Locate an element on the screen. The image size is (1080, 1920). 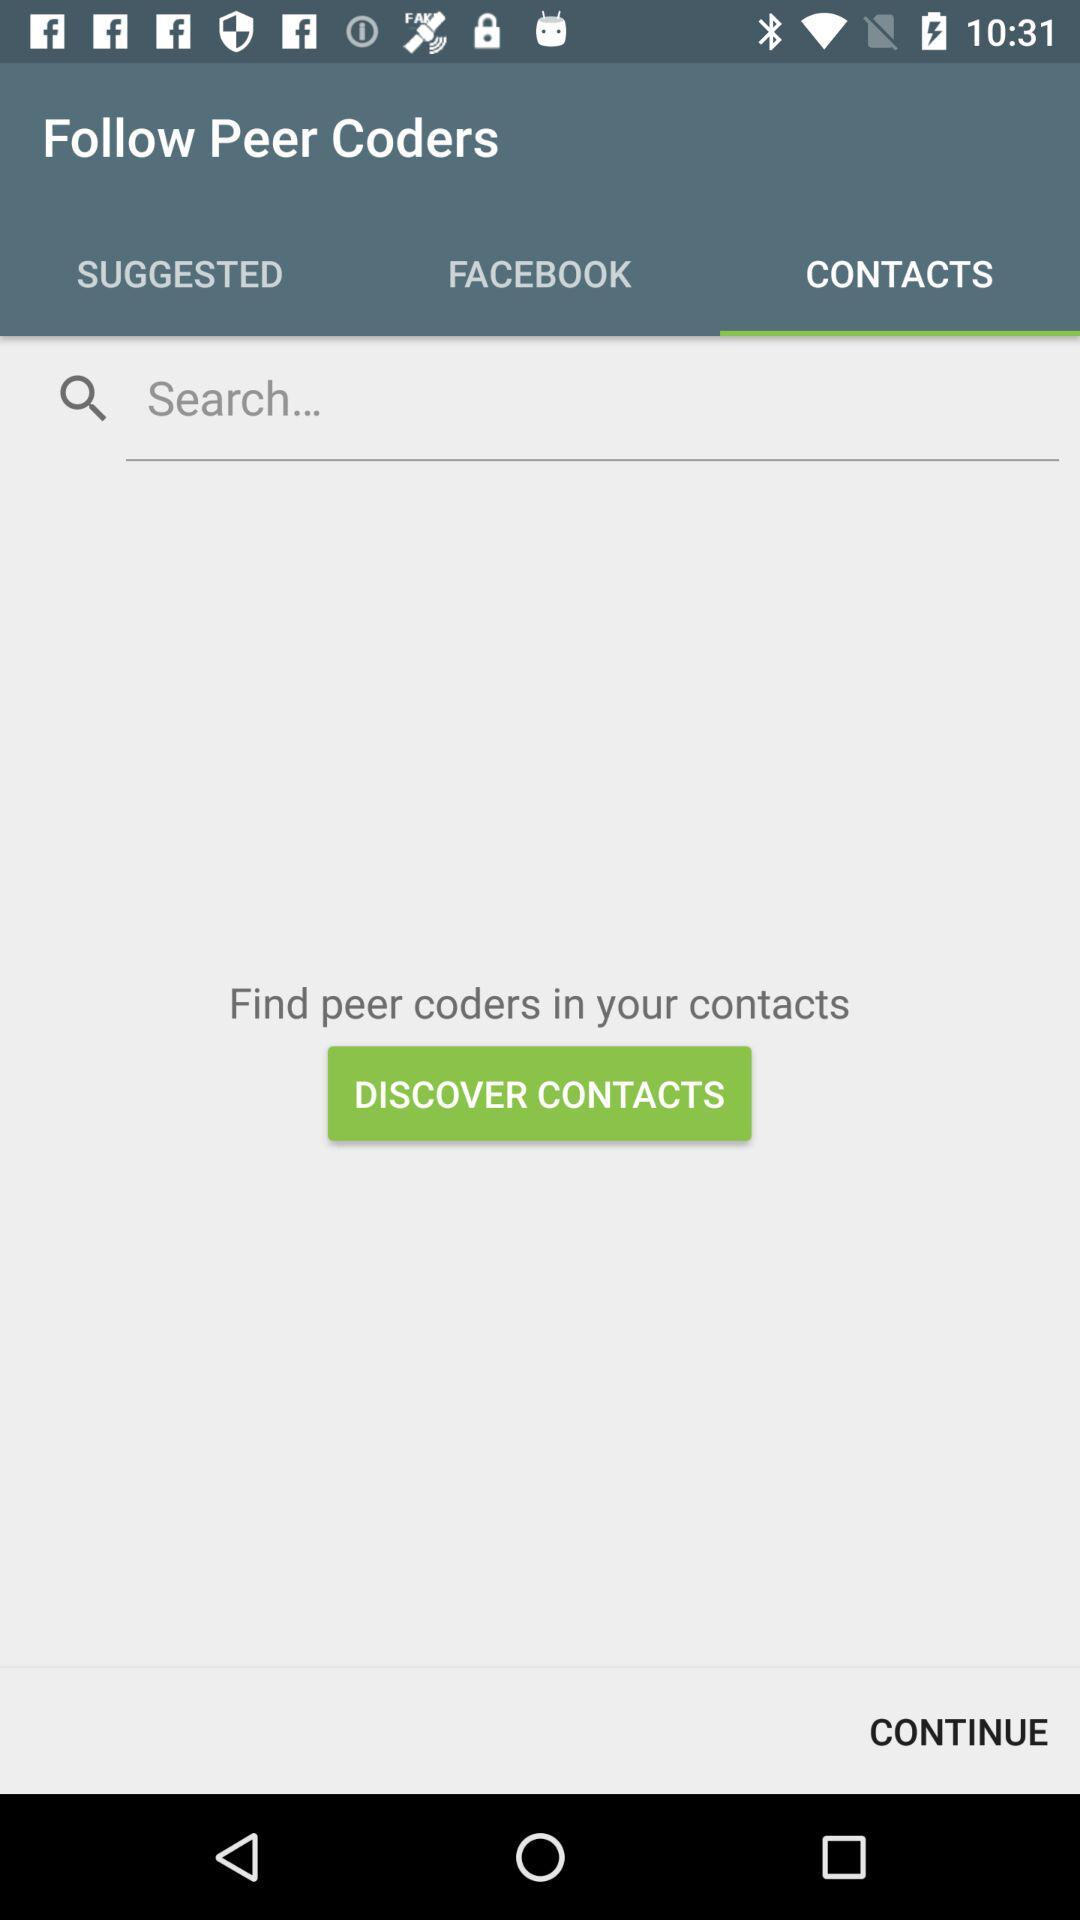
searcb here is located at coordinates (591, 397).